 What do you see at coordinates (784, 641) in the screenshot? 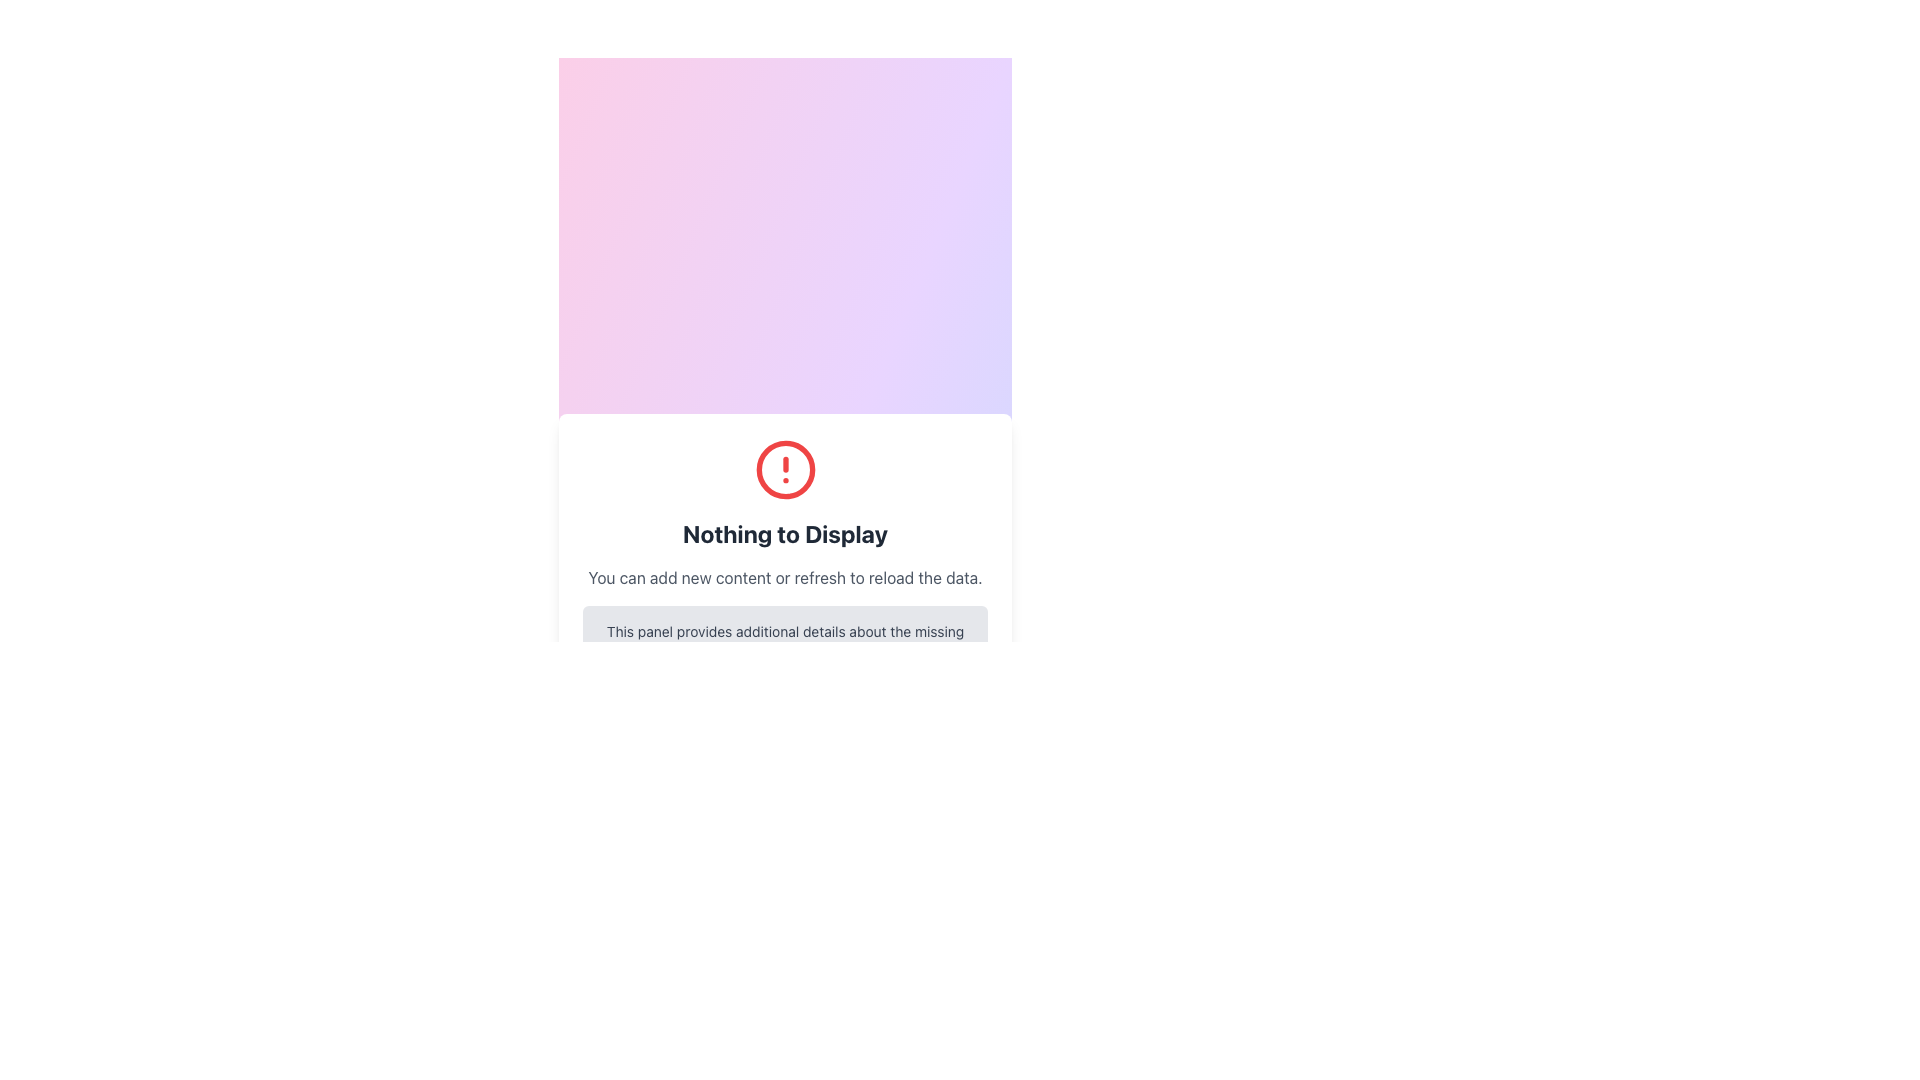
I see `the informative text located centrally aligned within a light gray panel beneath the 'Nothing` at bounding box center [784, 641].